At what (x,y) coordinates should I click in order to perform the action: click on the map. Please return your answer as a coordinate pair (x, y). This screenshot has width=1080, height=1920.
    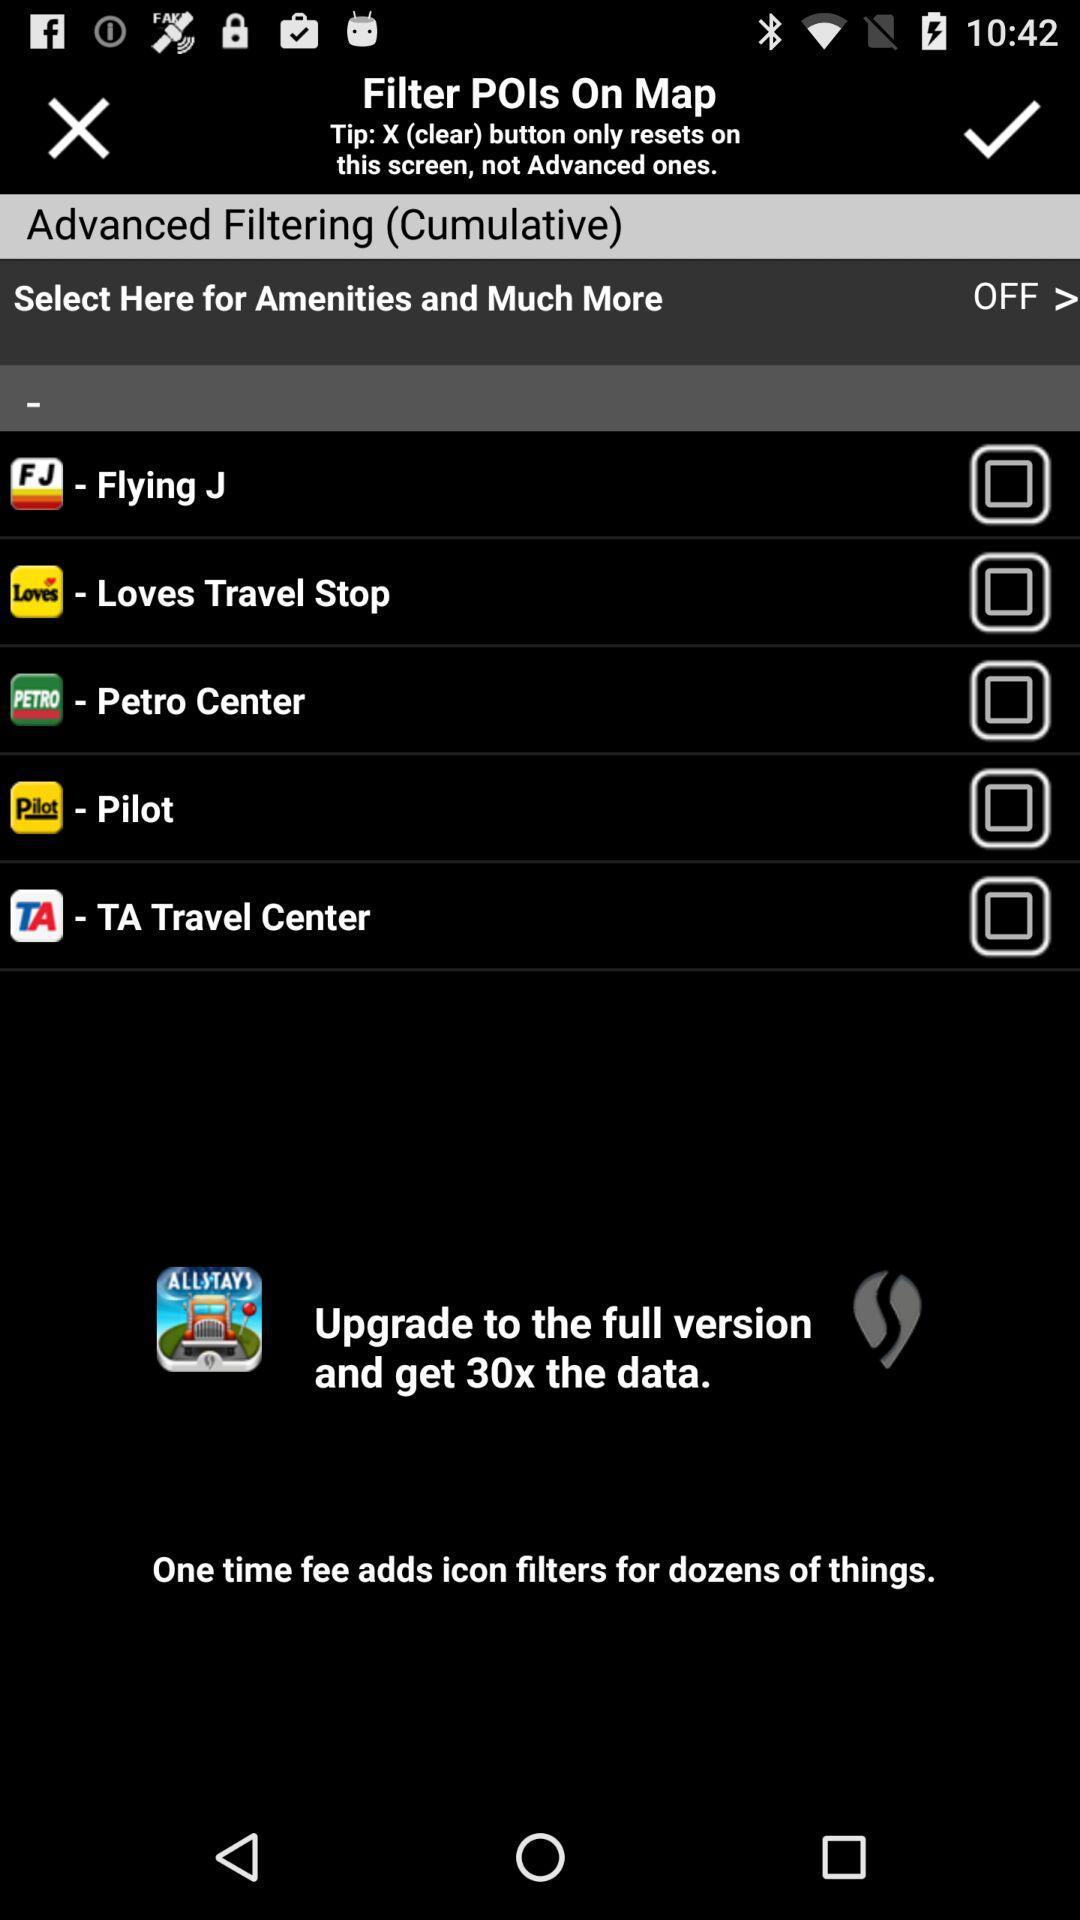
    Looking at the image, I should click on (885, 1319).